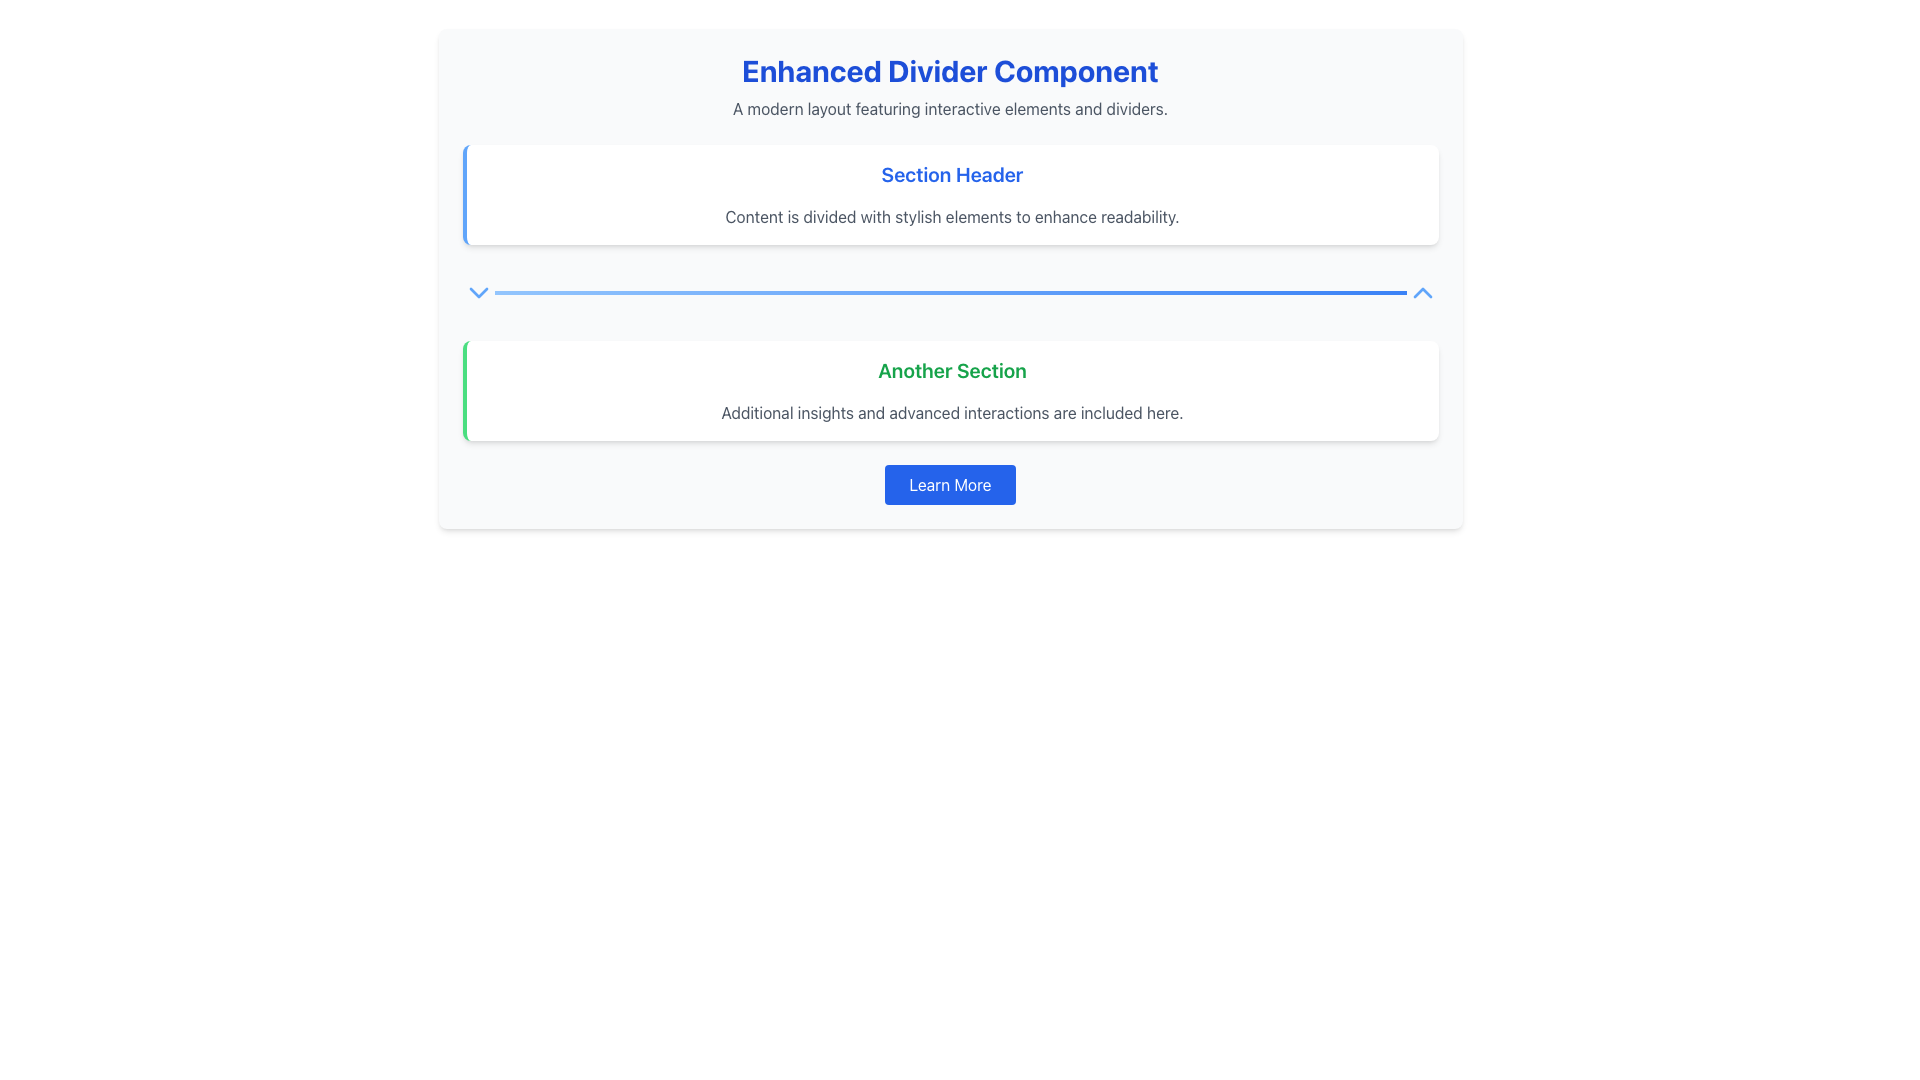 The image size is (1920, 1080). What do you see at coordinates (949, 293) in the screenshot?
I see `the Divider element that visually separates the 'Section Header' and 'Another Section' in the layout` at bounding box center [949, 293].